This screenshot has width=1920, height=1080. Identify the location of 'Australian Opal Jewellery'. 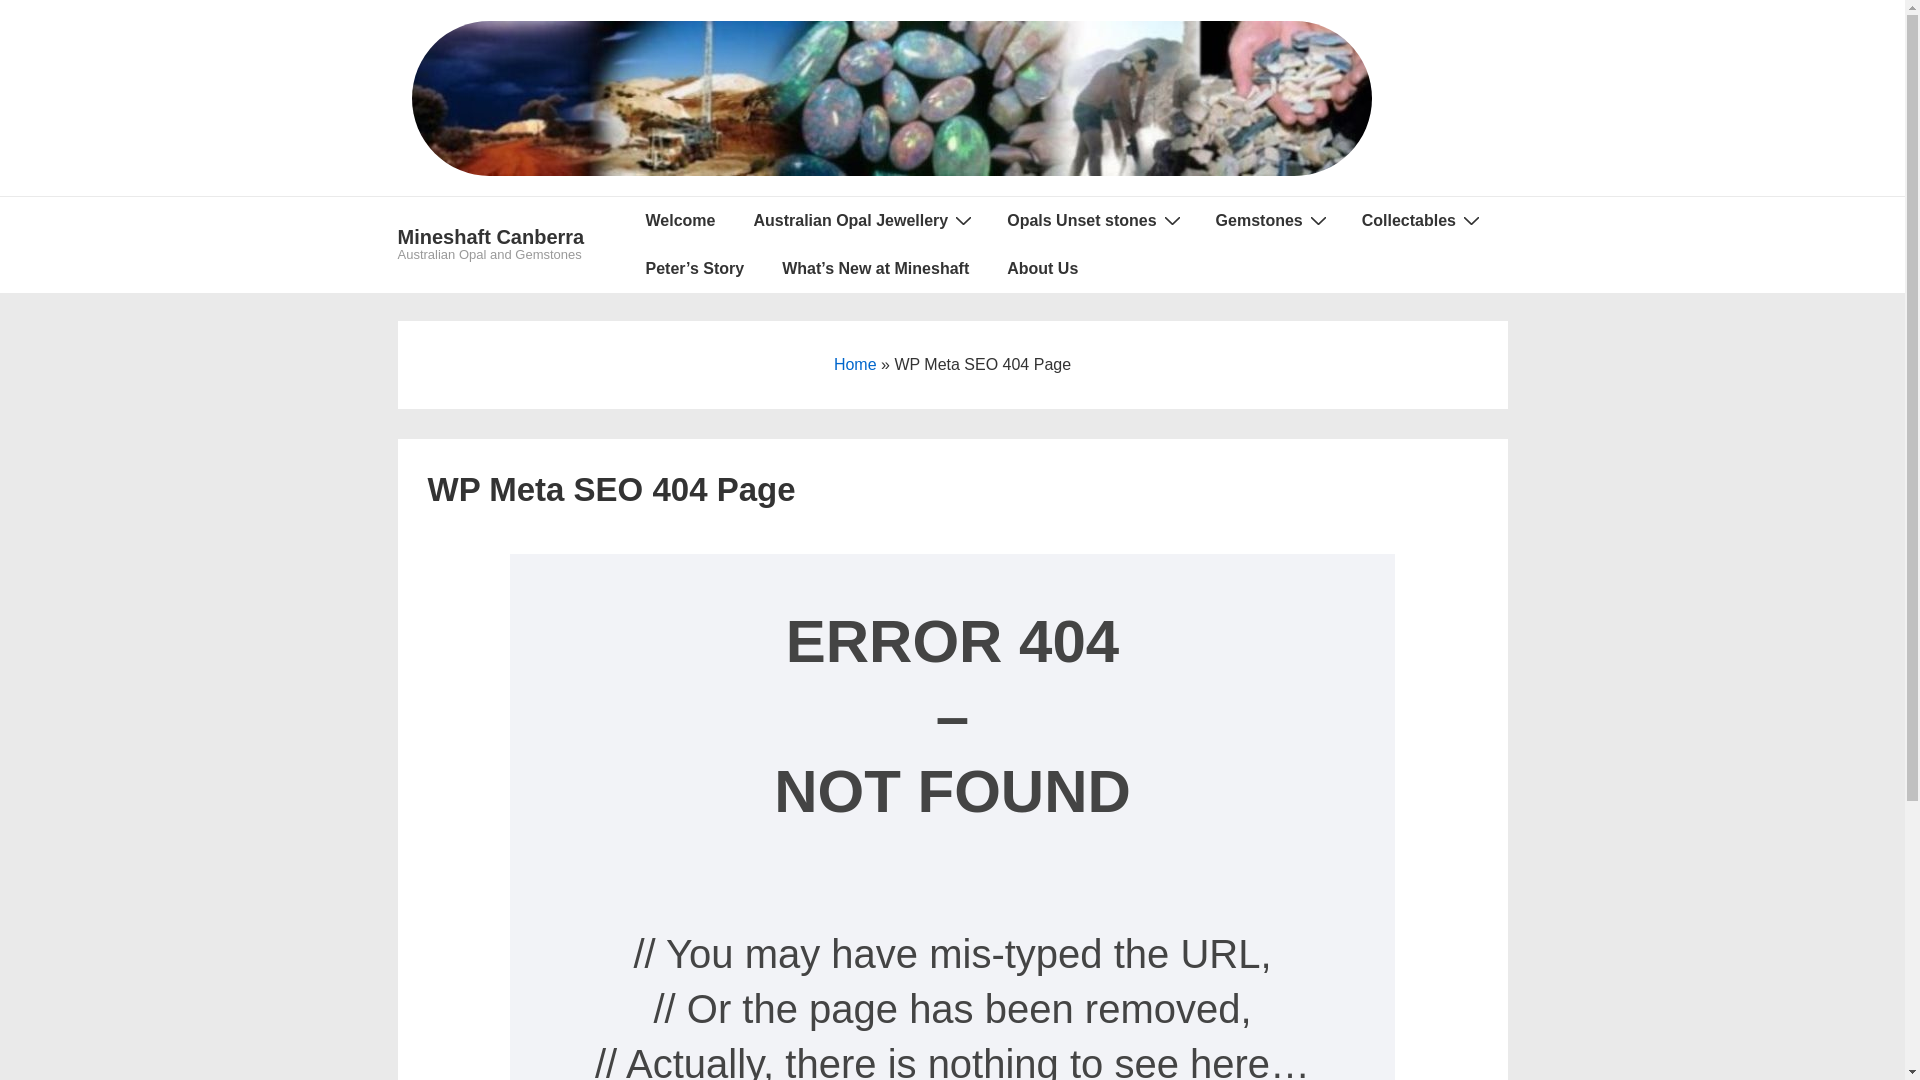
(860, 220).